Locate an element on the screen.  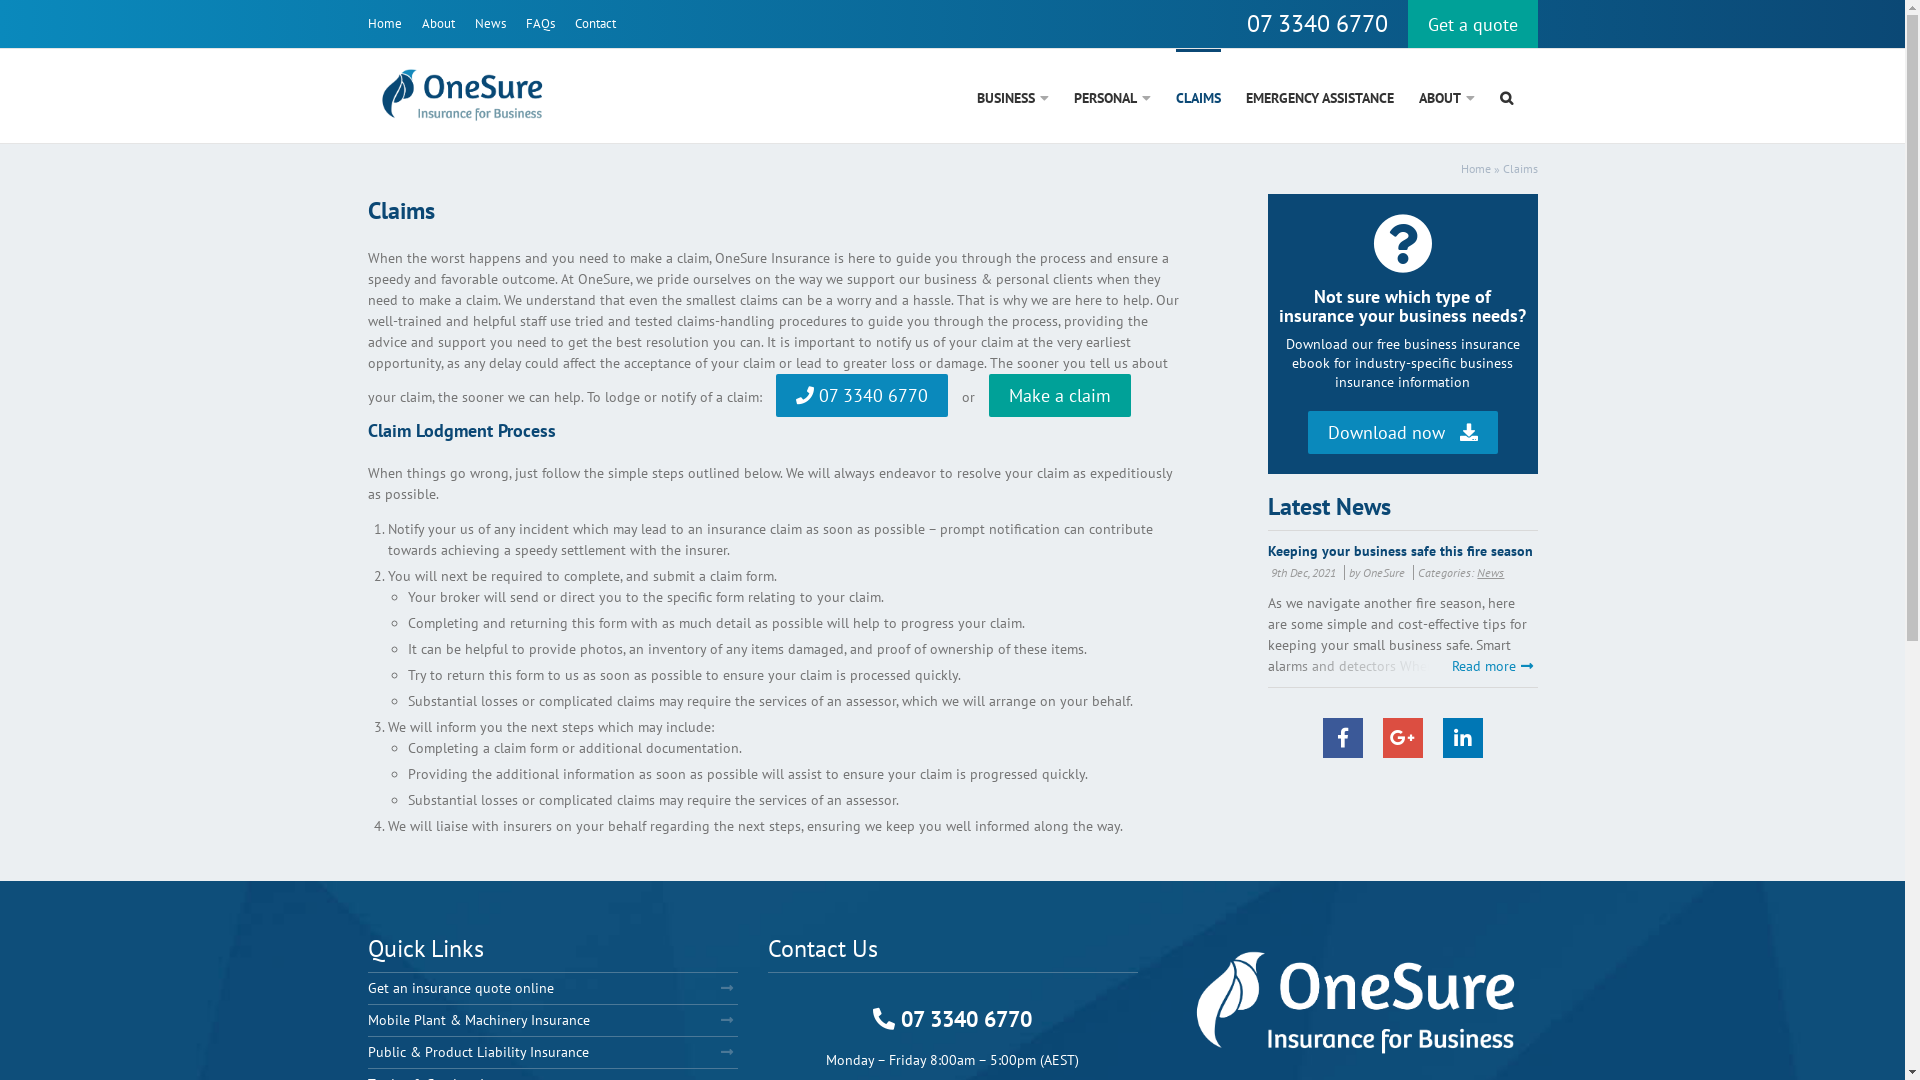
'CLAIMS' is located at coordinates (1176, 95).